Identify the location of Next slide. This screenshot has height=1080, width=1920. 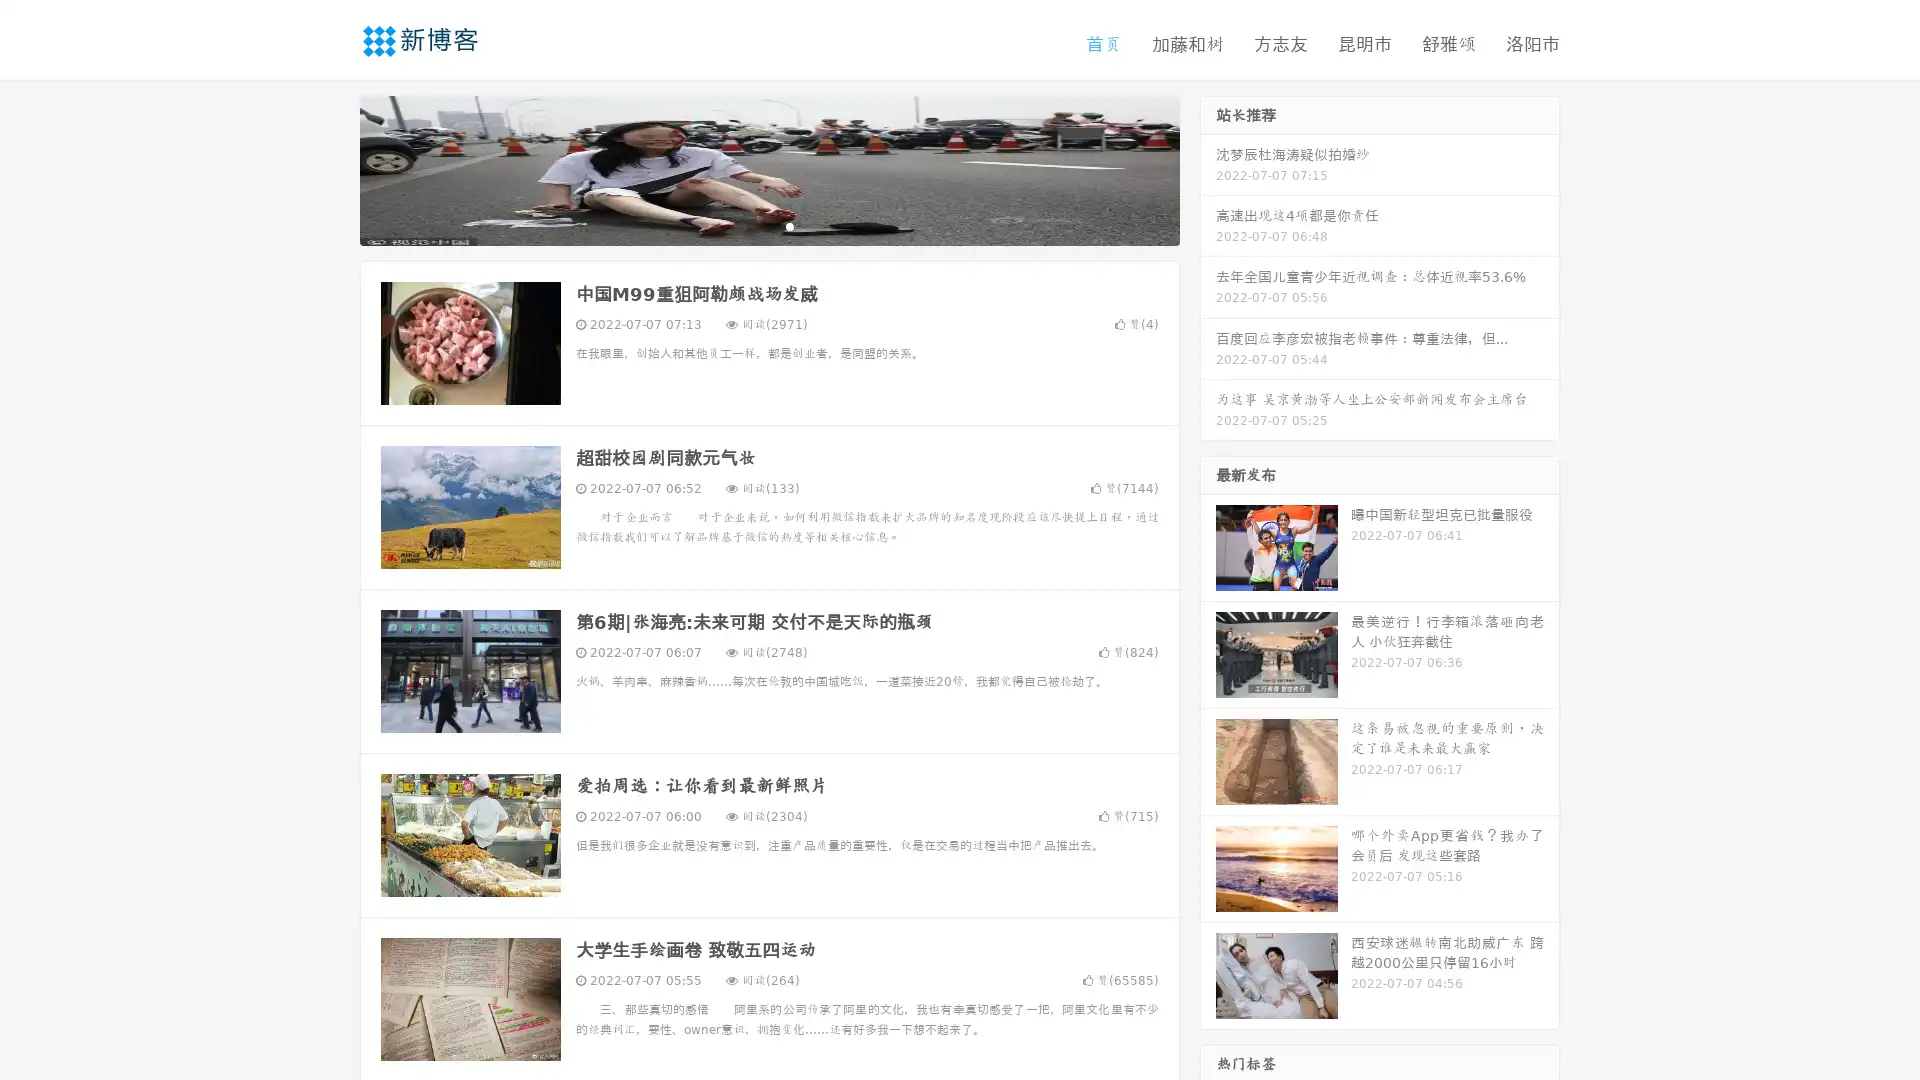
(1208, 168).